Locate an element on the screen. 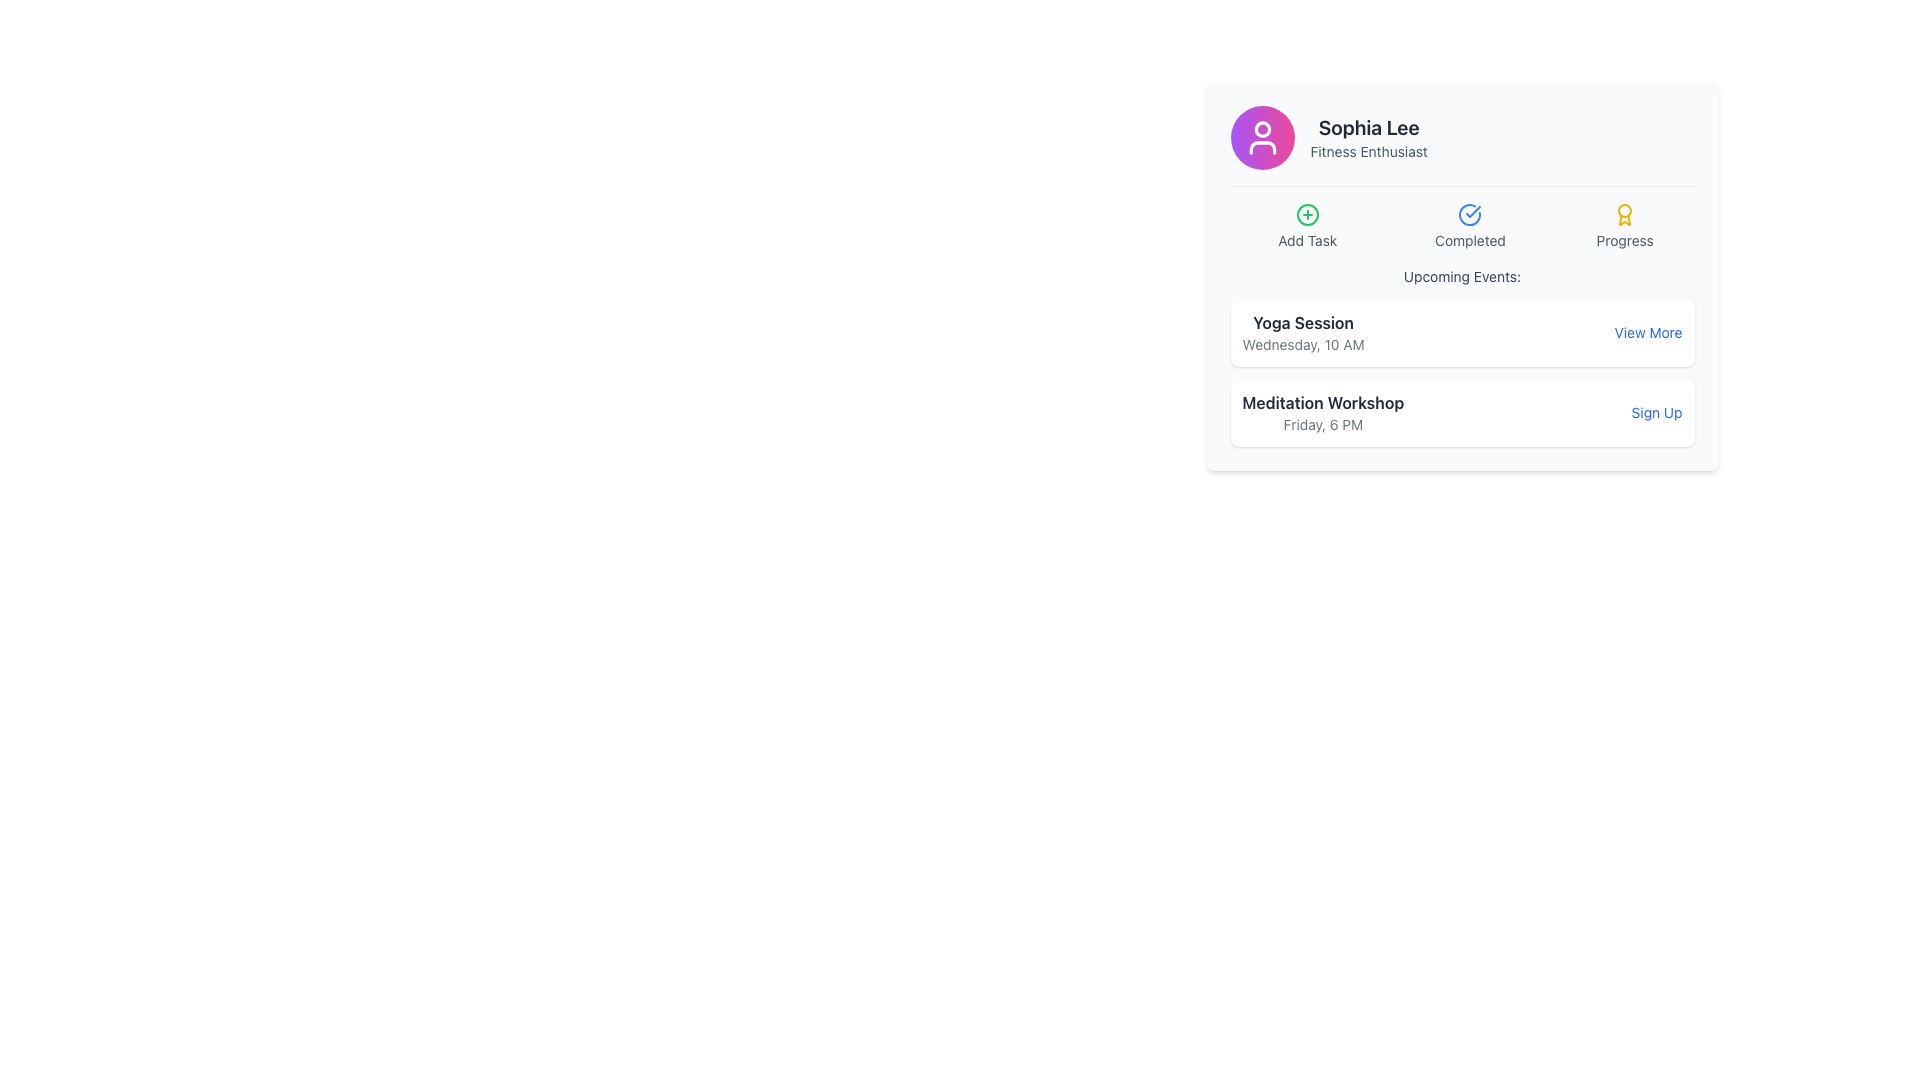 The height and width of the screenshot is (1080, 1920). the user profile icon, which is a white silhouette against a circular gradient background transitioning from purple to pink, located to the left of the text block displaying 'Sophia Lee' and 'Fitness Enthusiast' is located at coordinates (1261, 137).